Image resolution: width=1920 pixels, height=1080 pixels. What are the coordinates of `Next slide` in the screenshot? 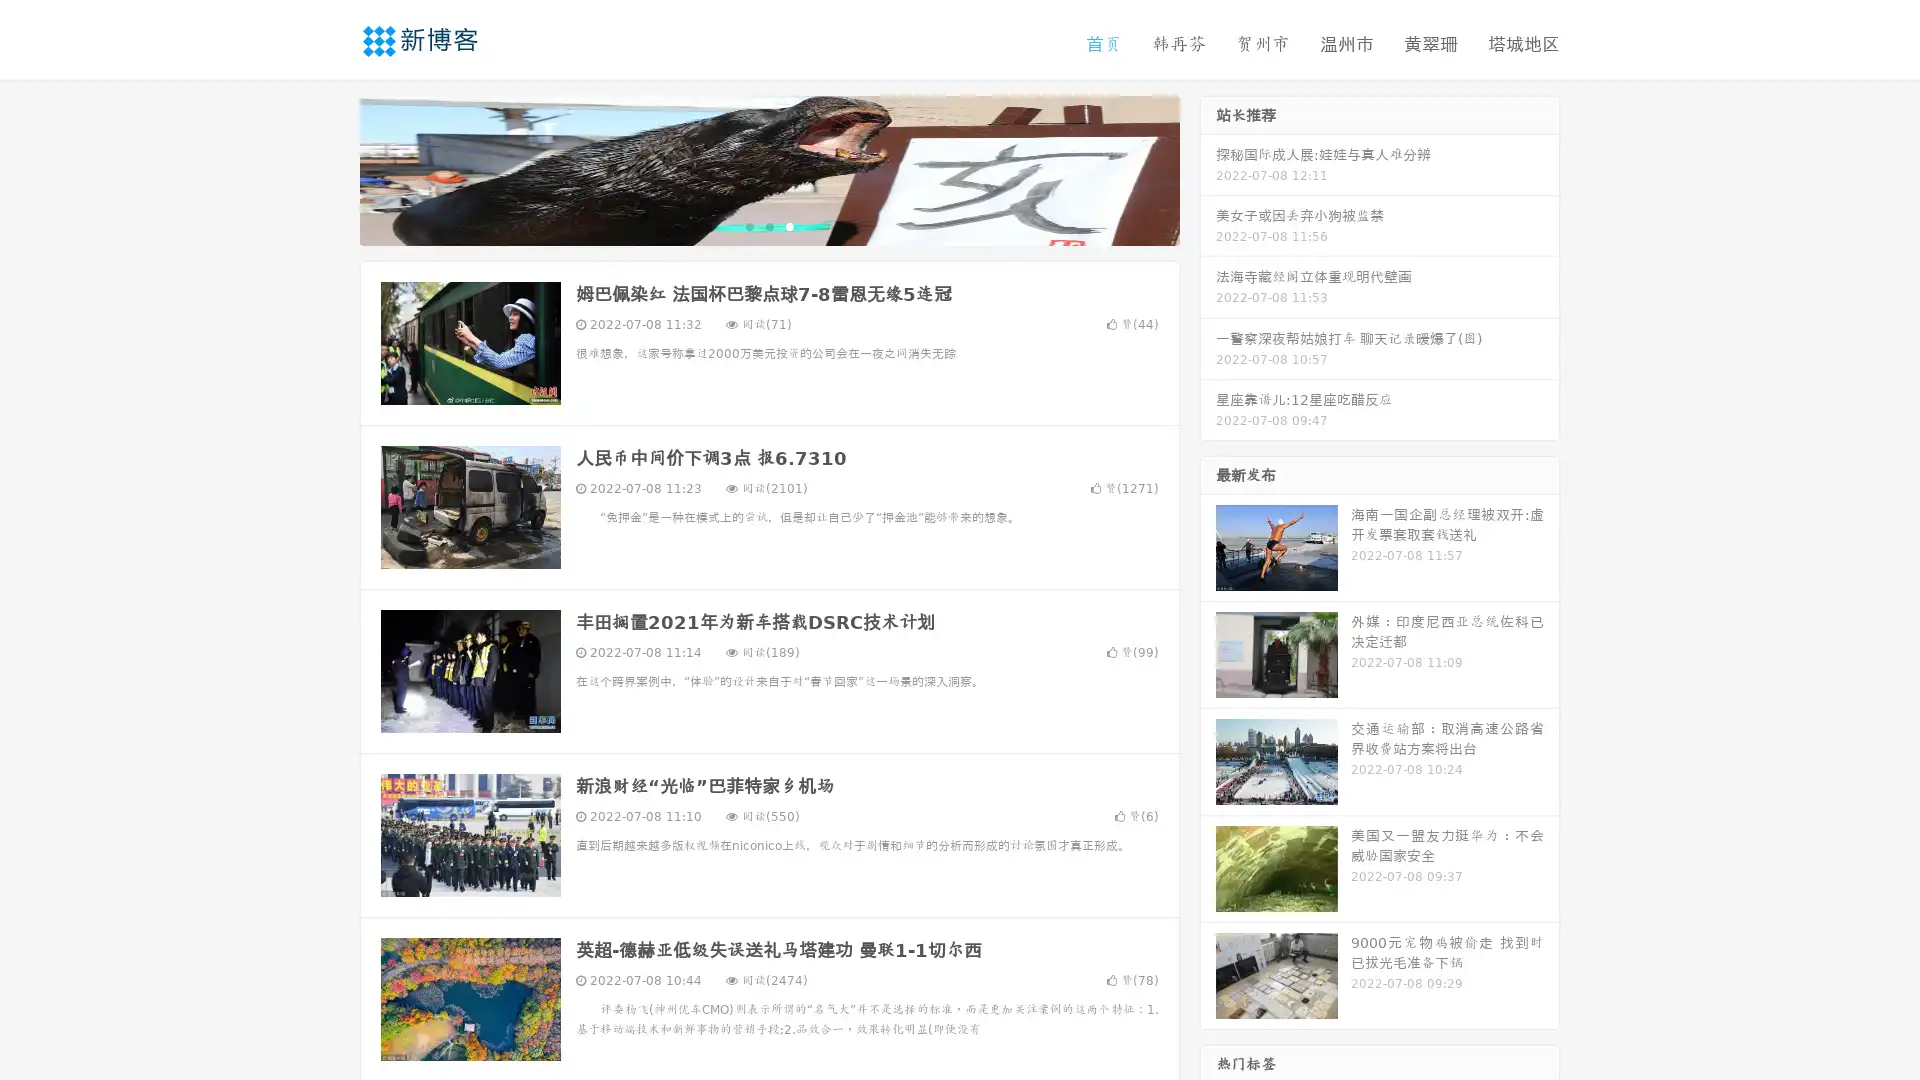 It's located at (1208, 168).